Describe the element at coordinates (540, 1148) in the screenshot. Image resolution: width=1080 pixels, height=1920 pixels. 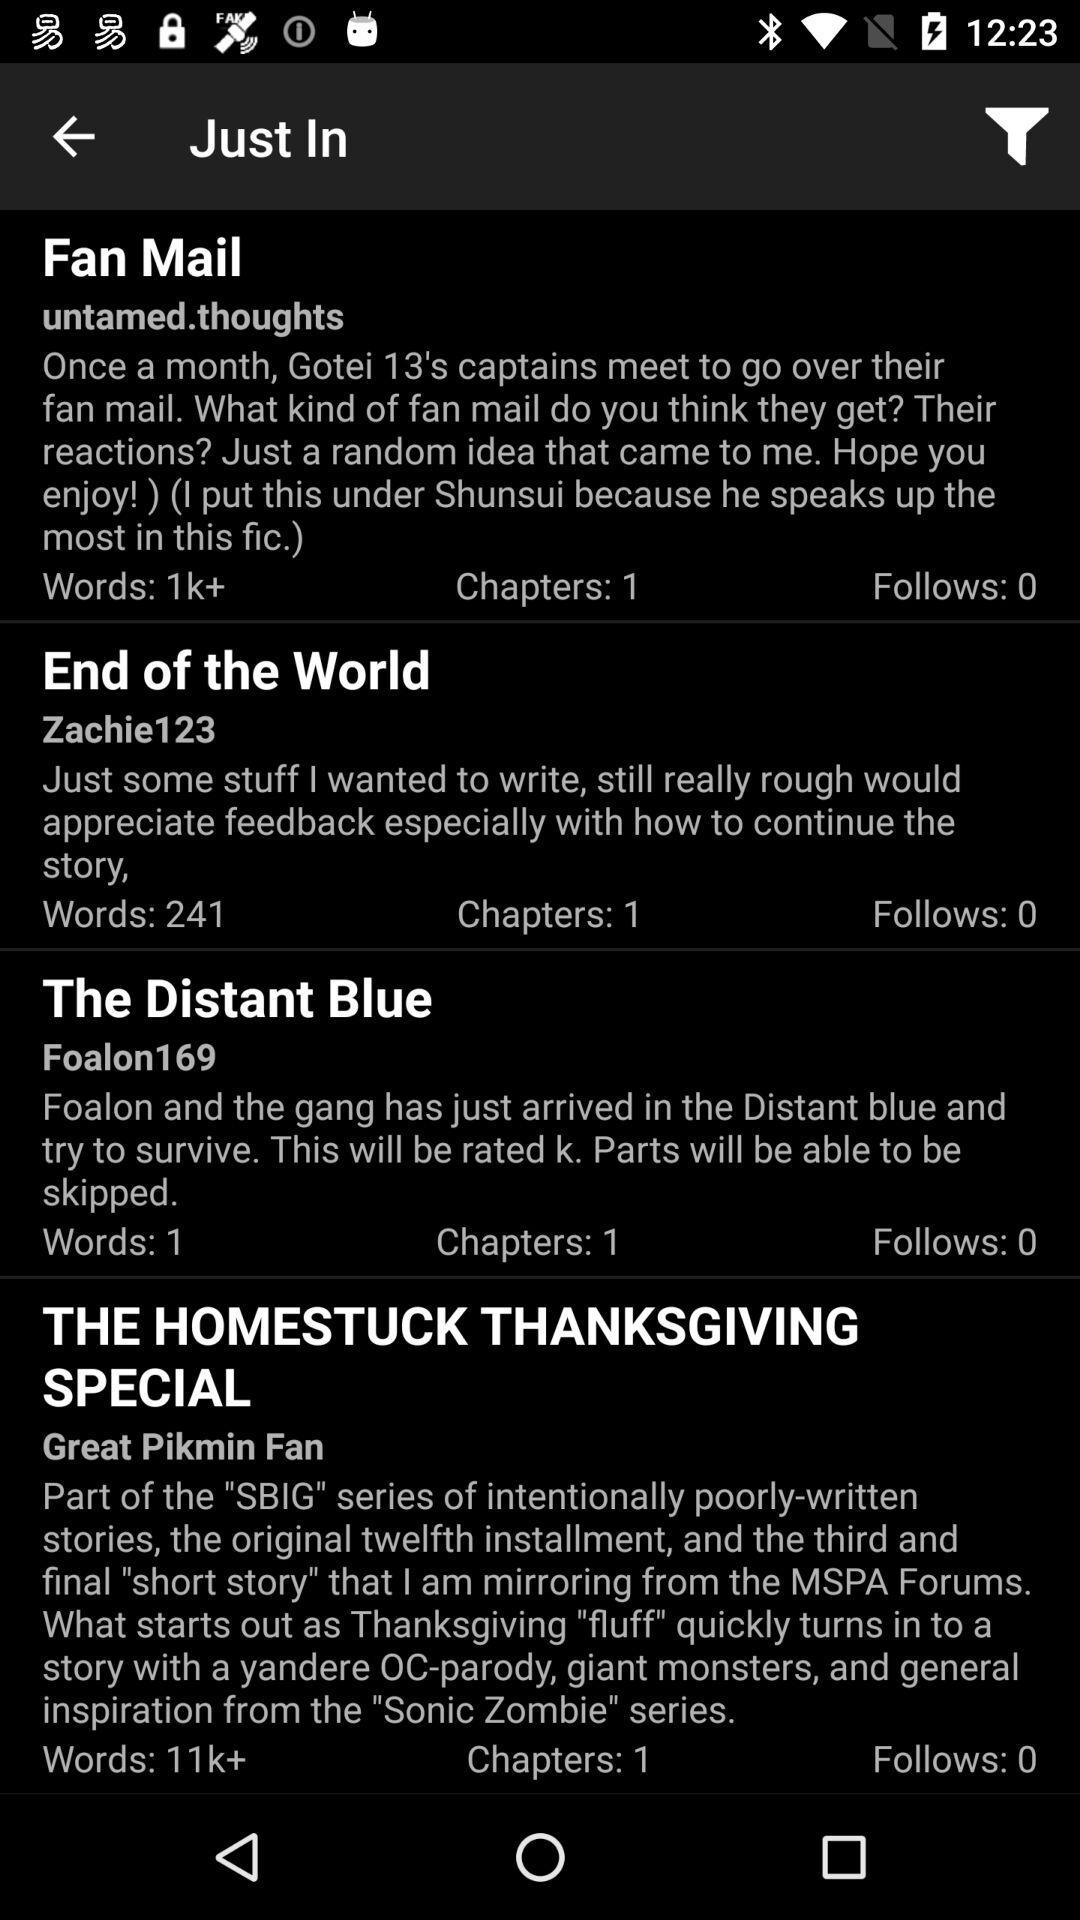
I see `the item below the foalon169 icon` at that location.